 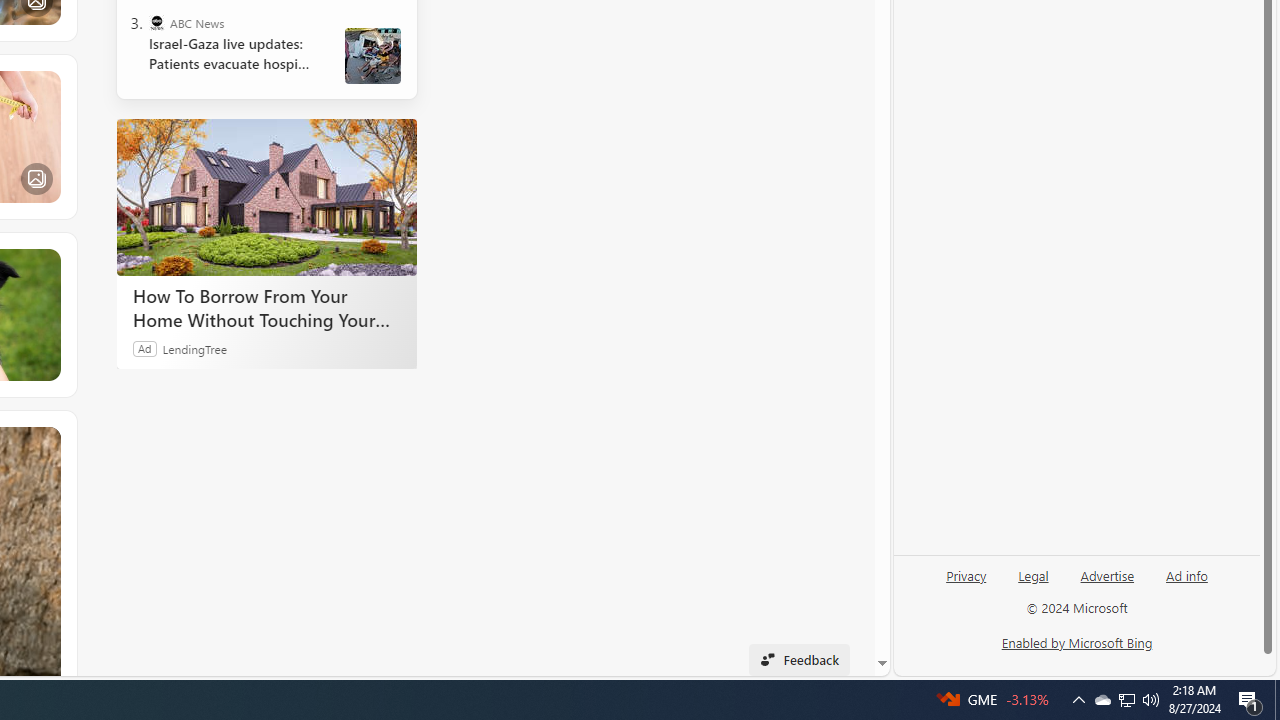 I want to click on 'ABC News', so click(x=155, y=23).